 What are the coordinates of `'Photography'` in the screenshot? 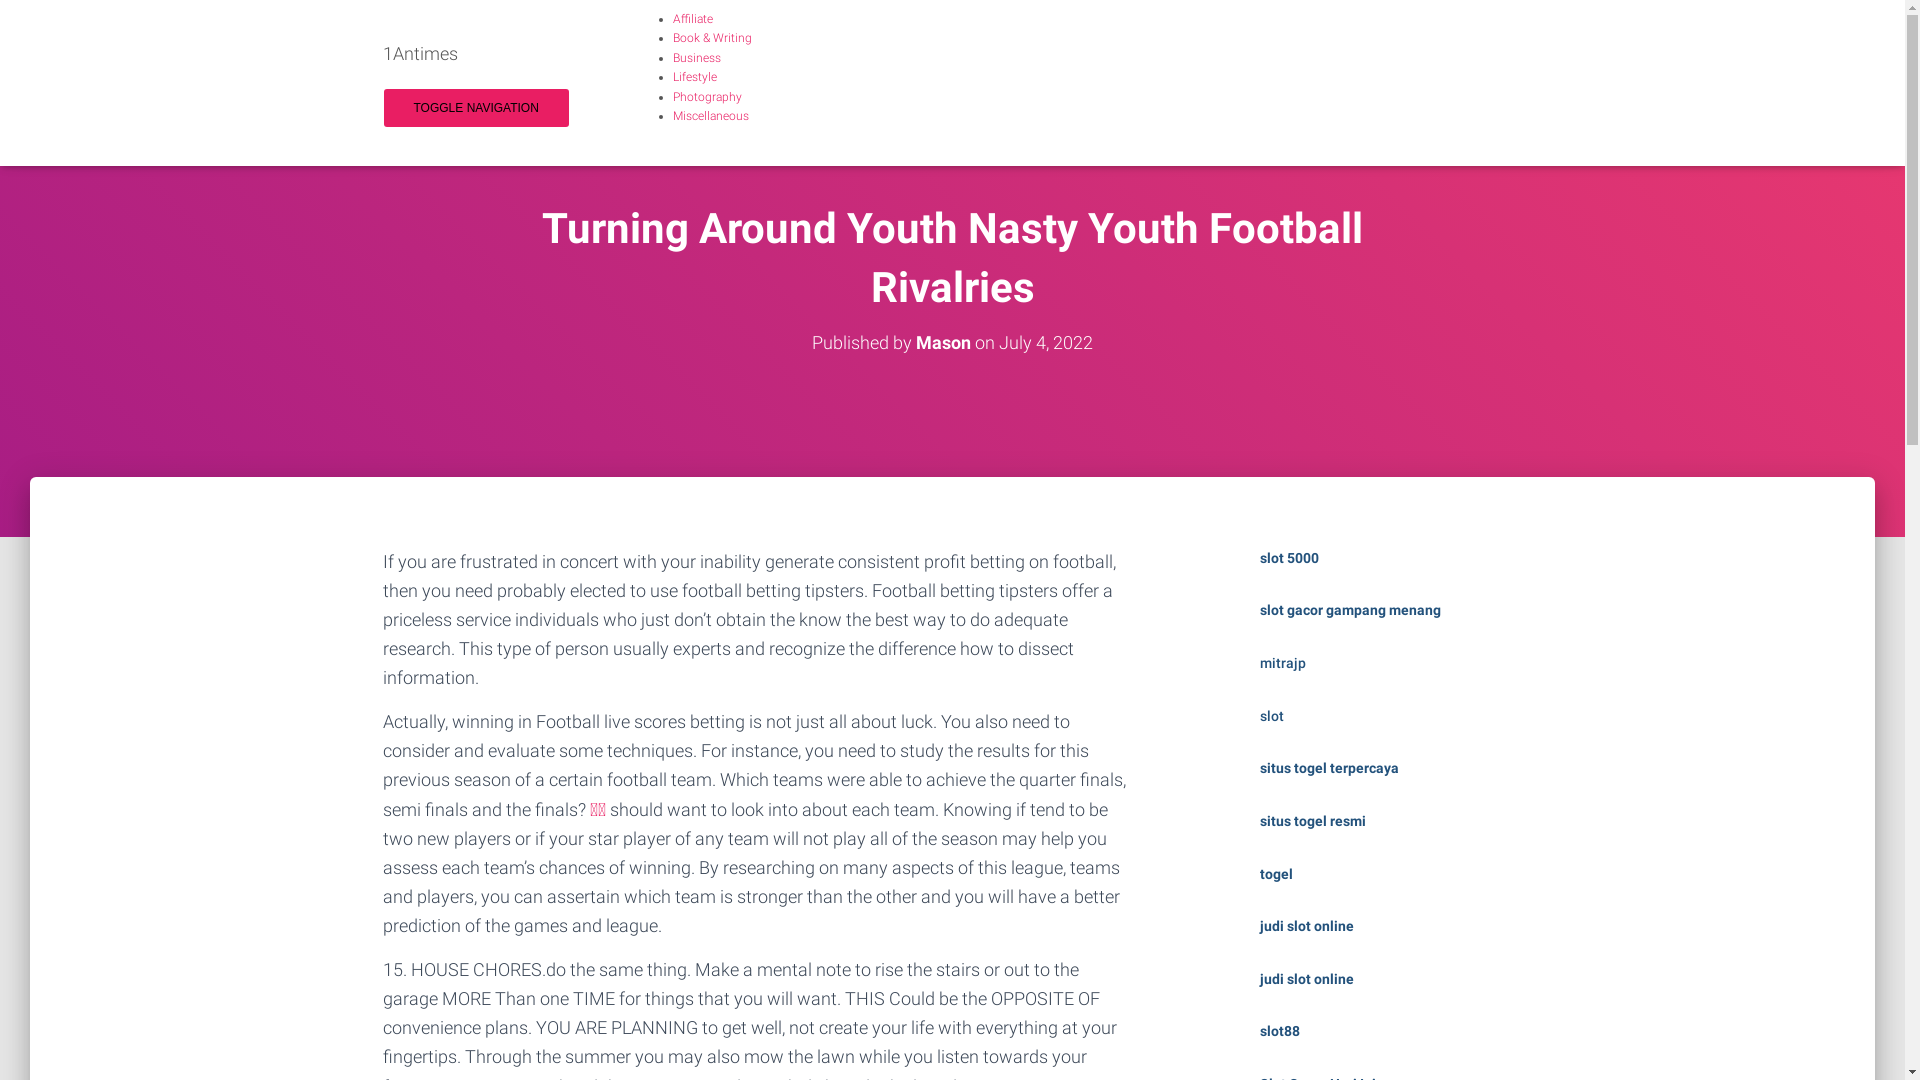 It's located at (706, 96).